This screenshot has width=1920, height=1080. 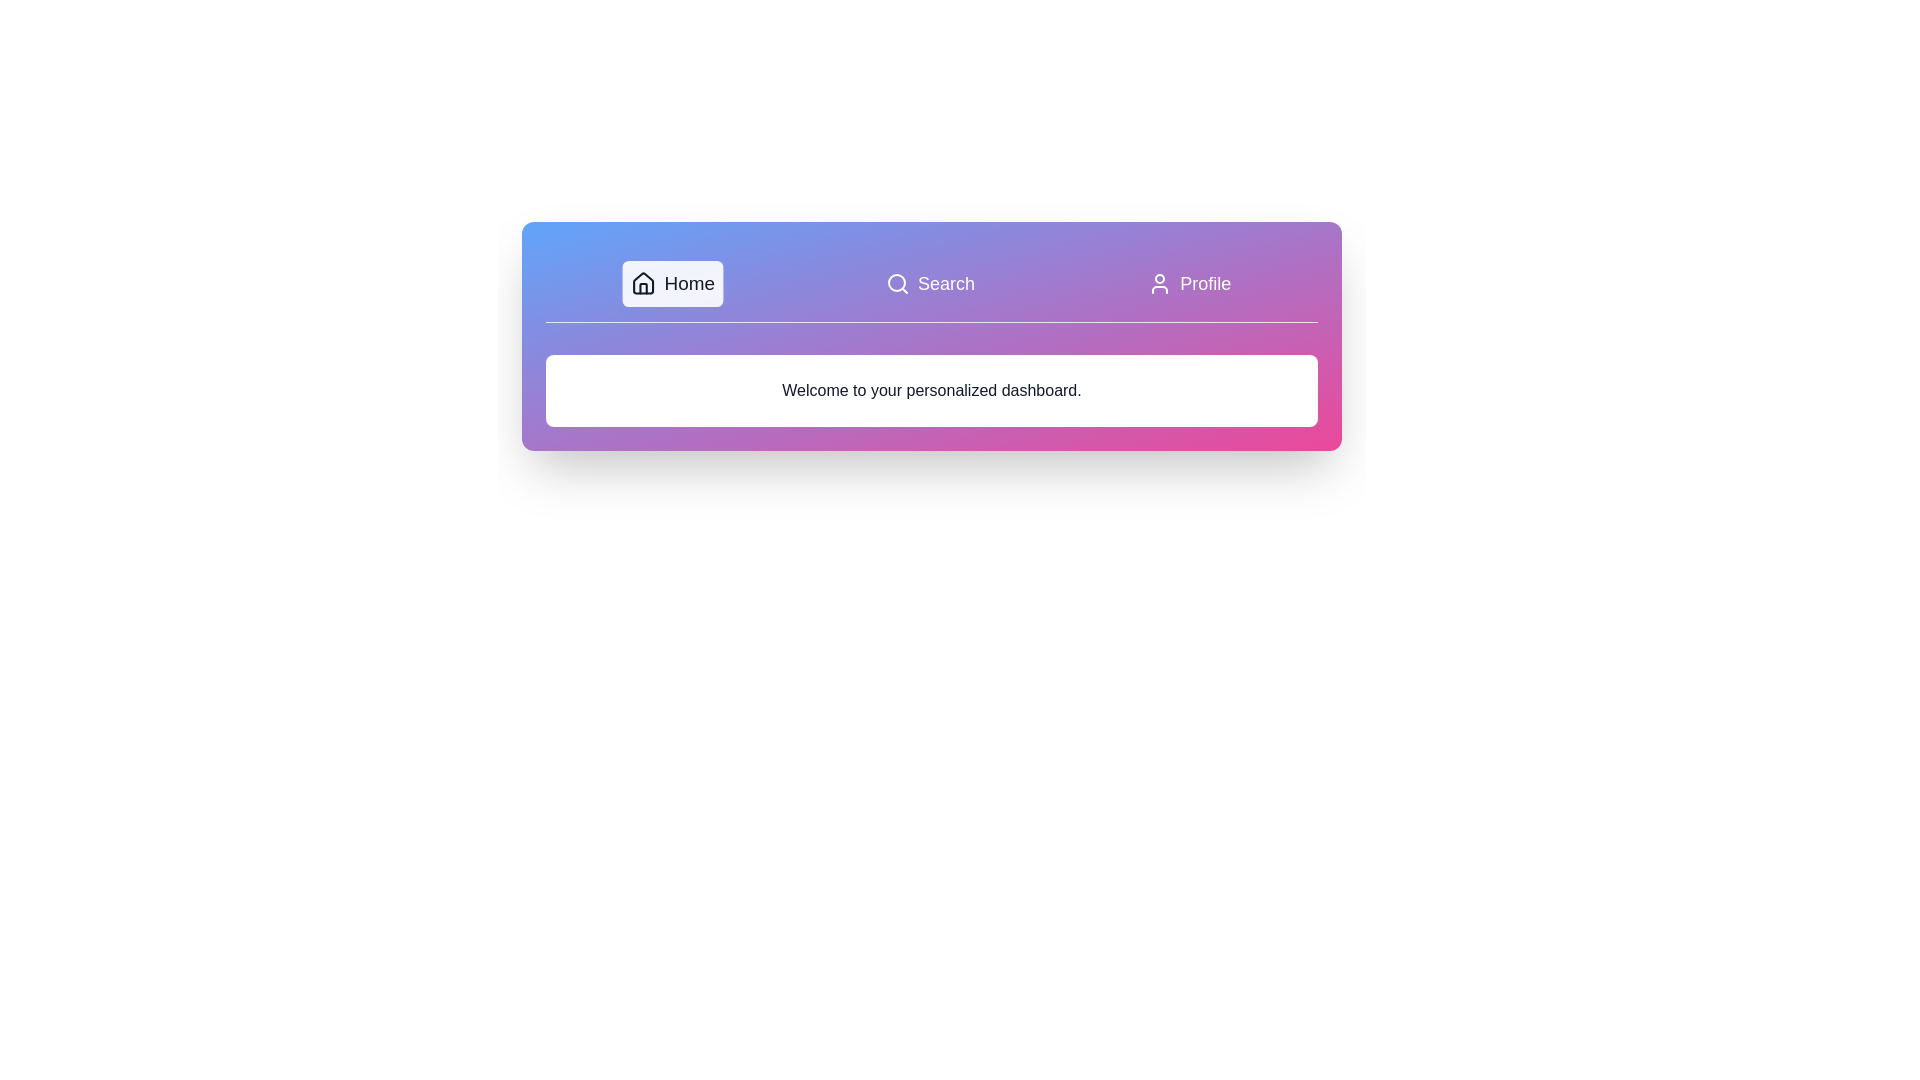 What do you see at coordinates (672, 284) in the screenshot?
I see `the tab labeled Home to interact with its icon` at bounding box center [672, 284].